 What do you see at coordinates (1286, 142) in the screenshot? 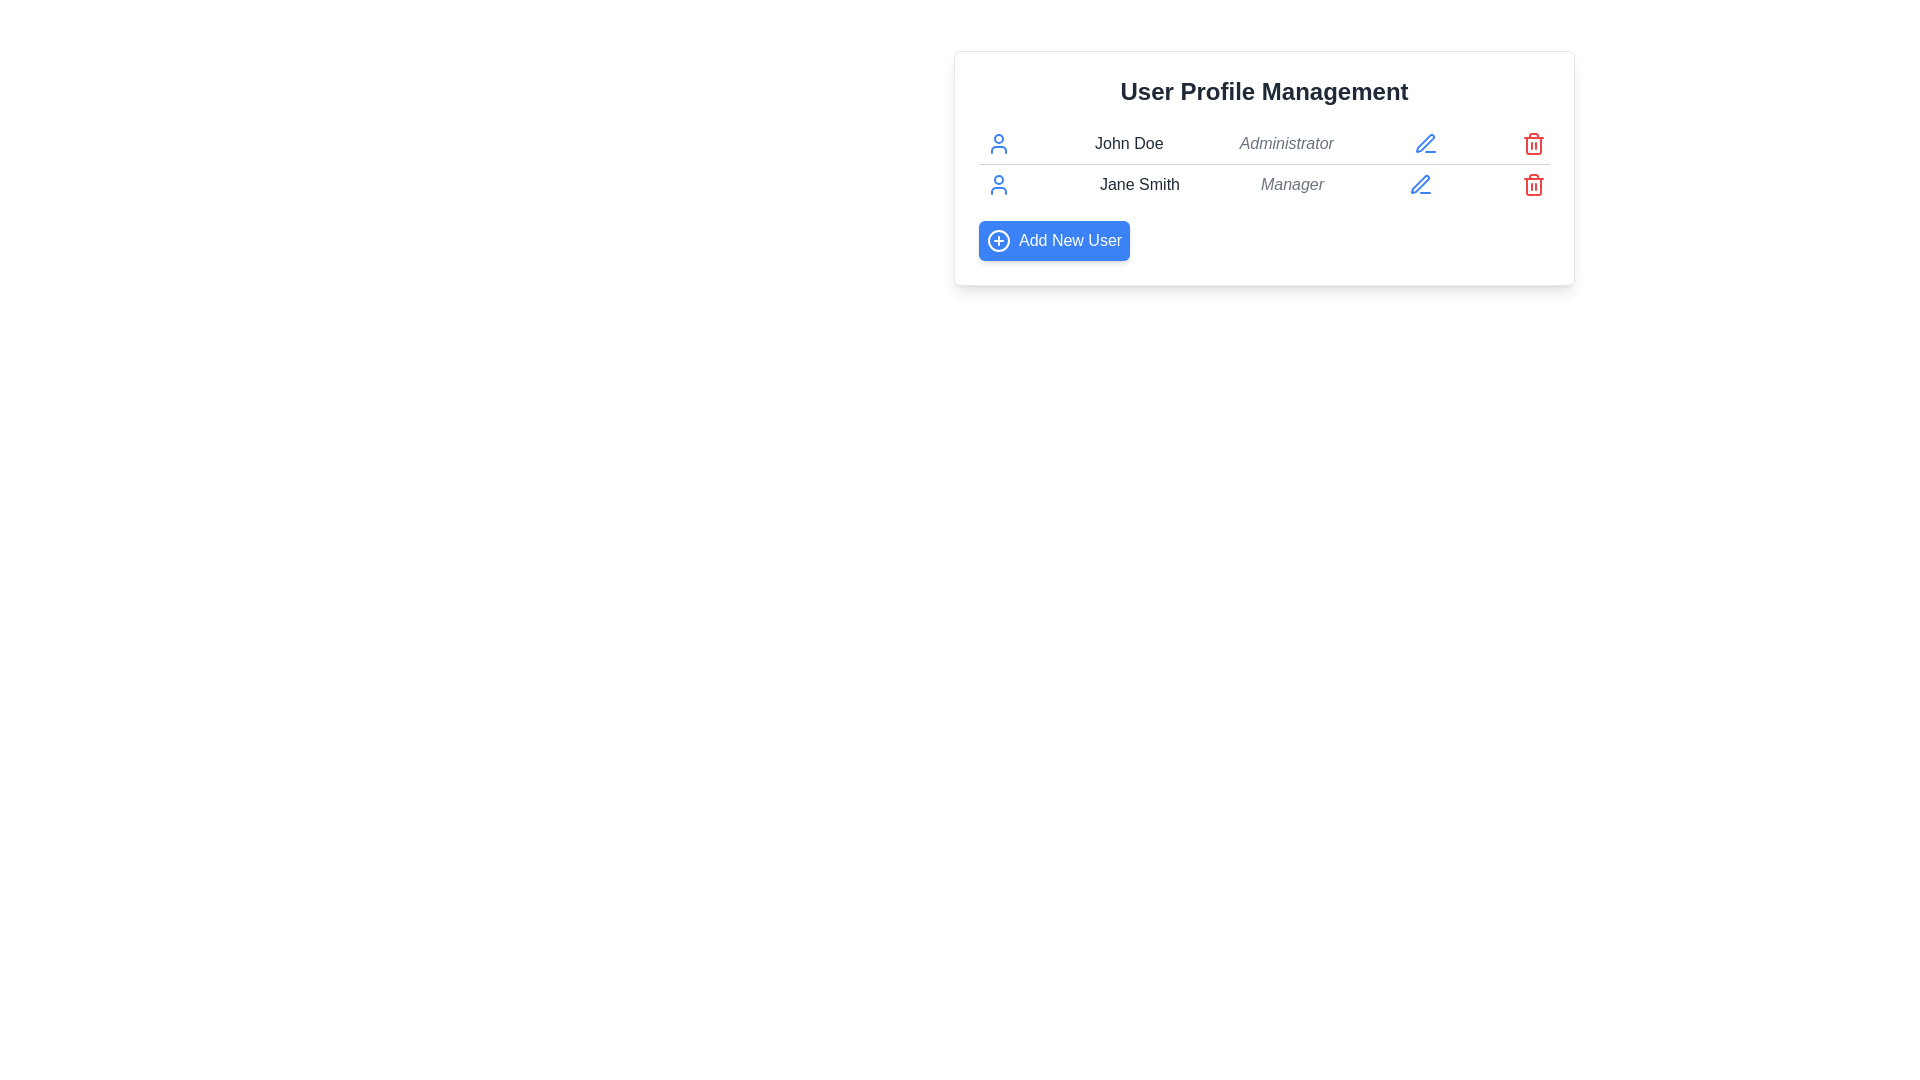
I see `the text label indicating the role or designation for 'John Doe' in the User Profile Management section to potentially see additional details` at bounding box center [1286, 142].